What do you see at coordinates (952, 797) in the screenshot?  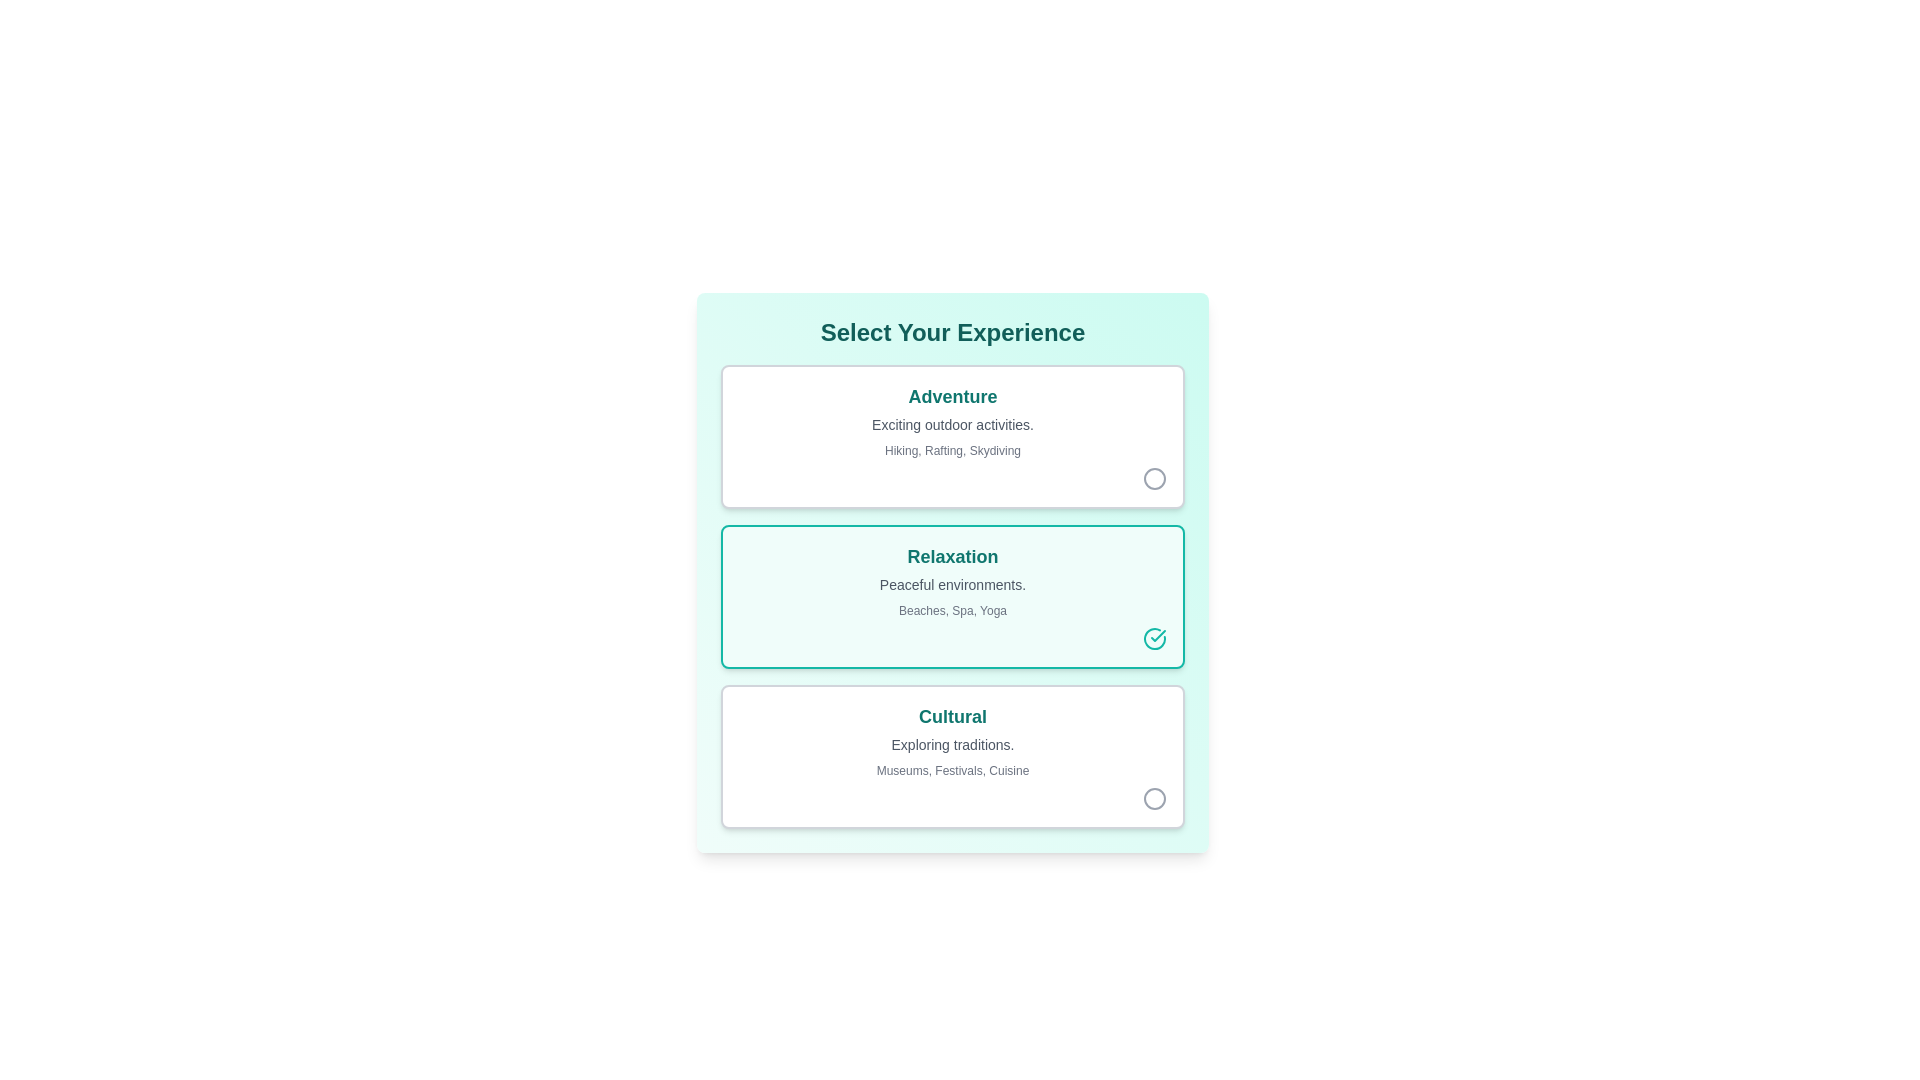 I see `the Selection Indicator or Placeholder located at the bottom of the 'Cultural' card` at bounding box center [952, 797].